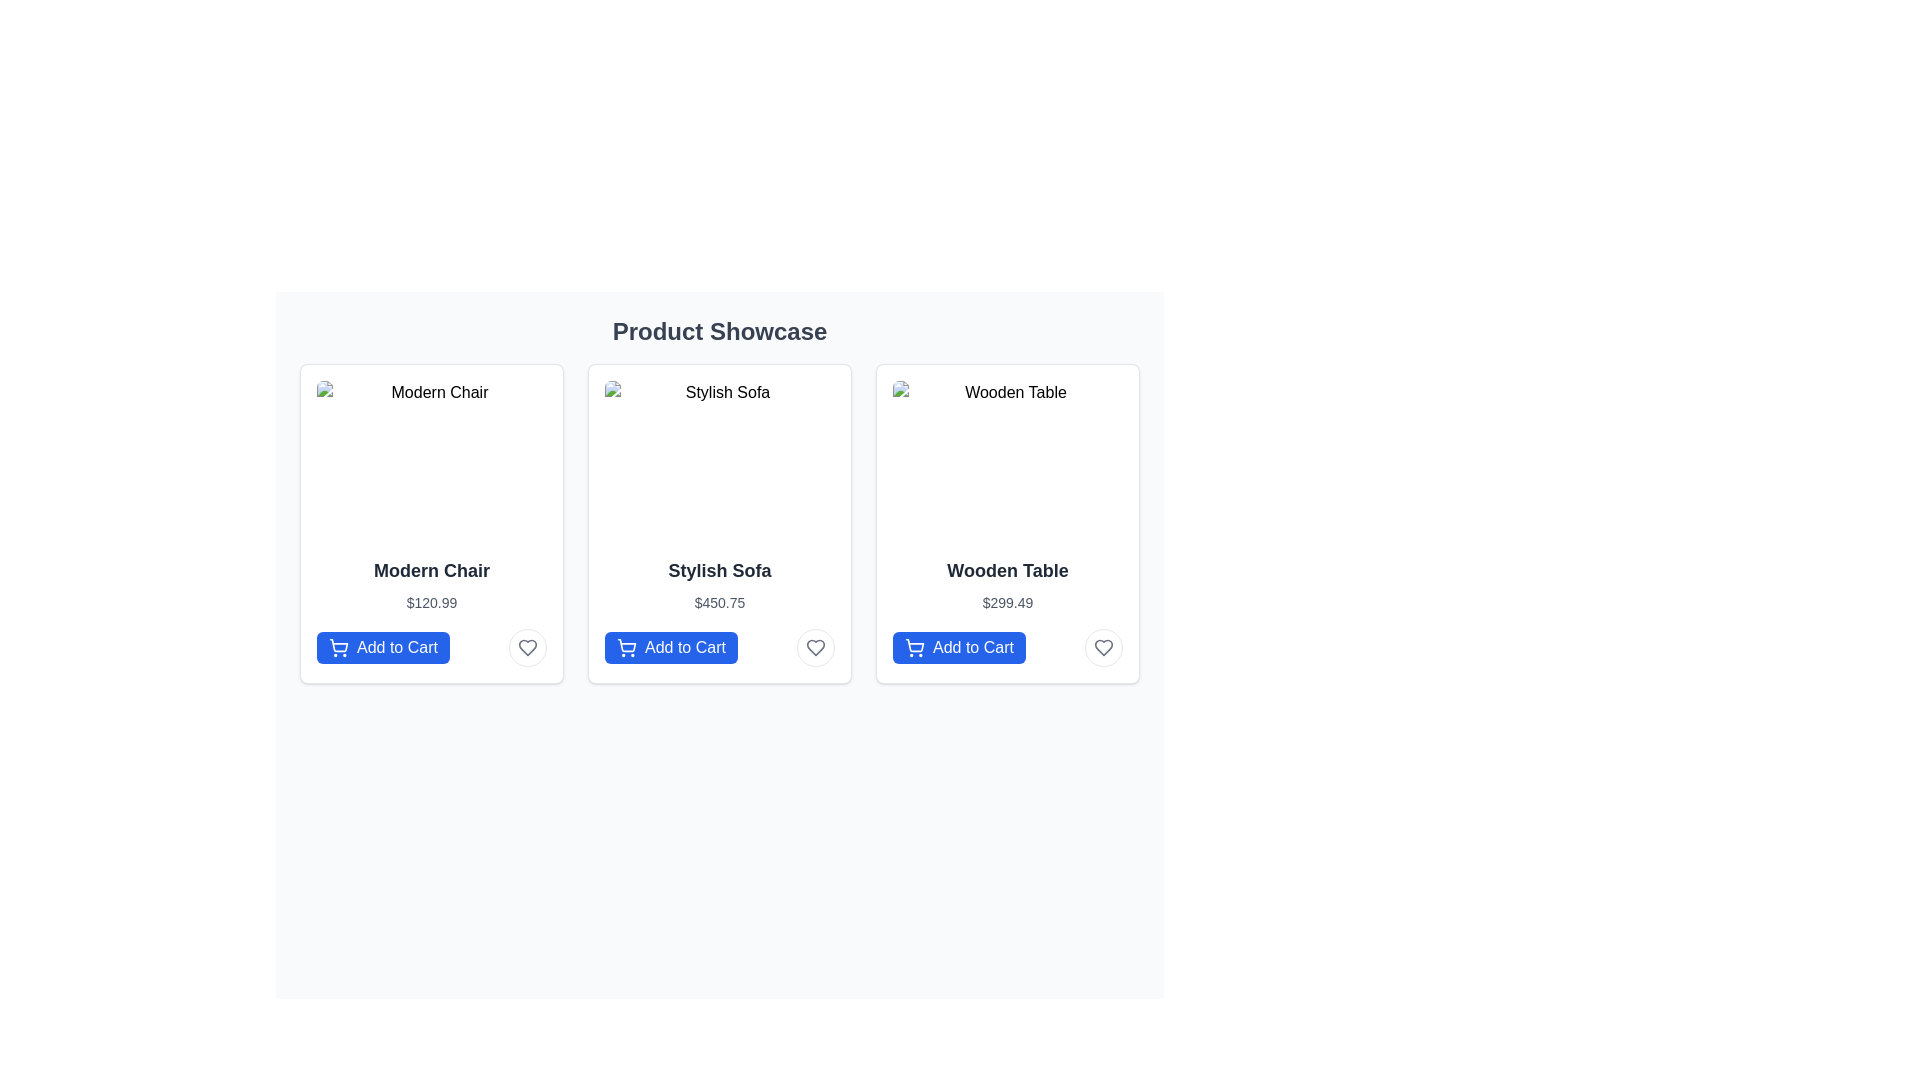 Image resolution: width=1920 pixels, height=1080 pixels. I want to click on the price text element displaying '$450.75' located below the title 'Stylish Sofa' within the product card, so click(720, 601).